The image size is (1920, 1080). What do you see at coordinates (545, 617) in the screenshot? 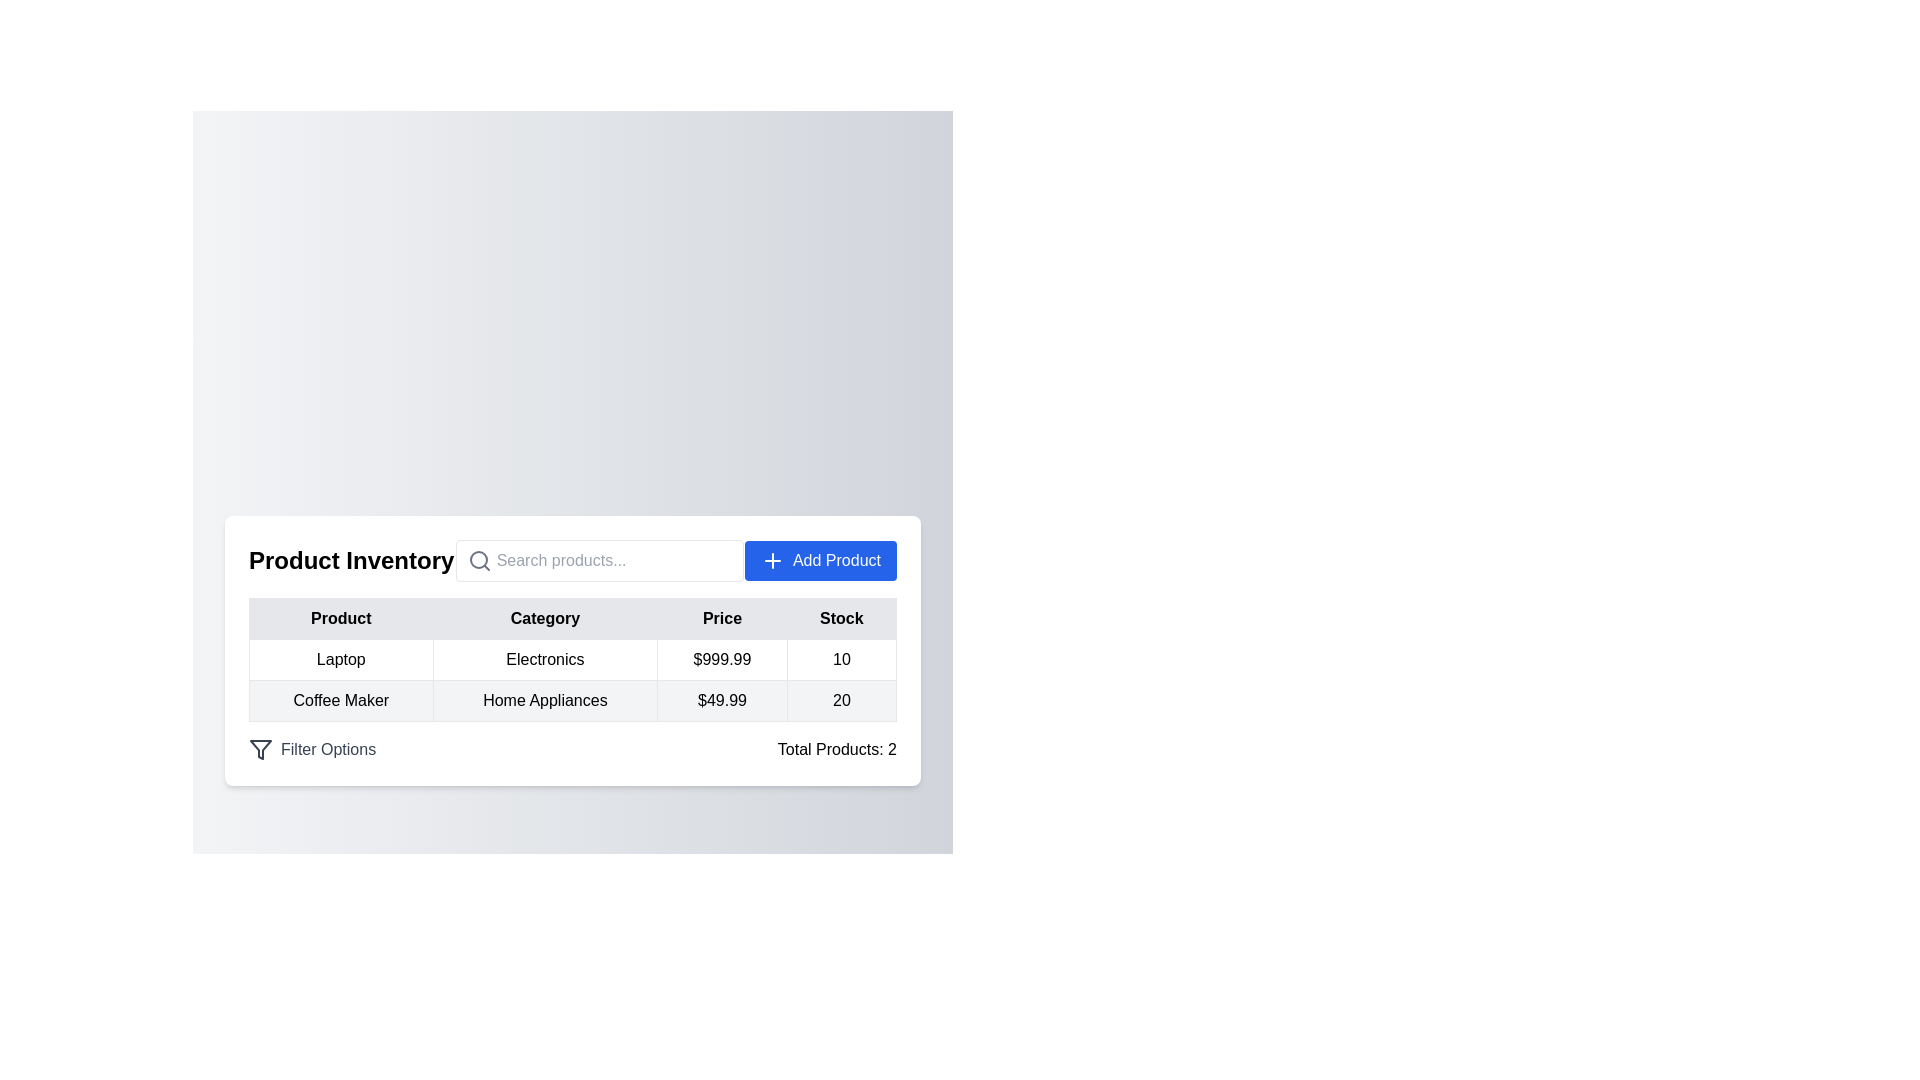
I see `text label 'Category' located in the second column header of the data table, positioned between 'Product' and 'Price'` at bounding box center [545, 617].